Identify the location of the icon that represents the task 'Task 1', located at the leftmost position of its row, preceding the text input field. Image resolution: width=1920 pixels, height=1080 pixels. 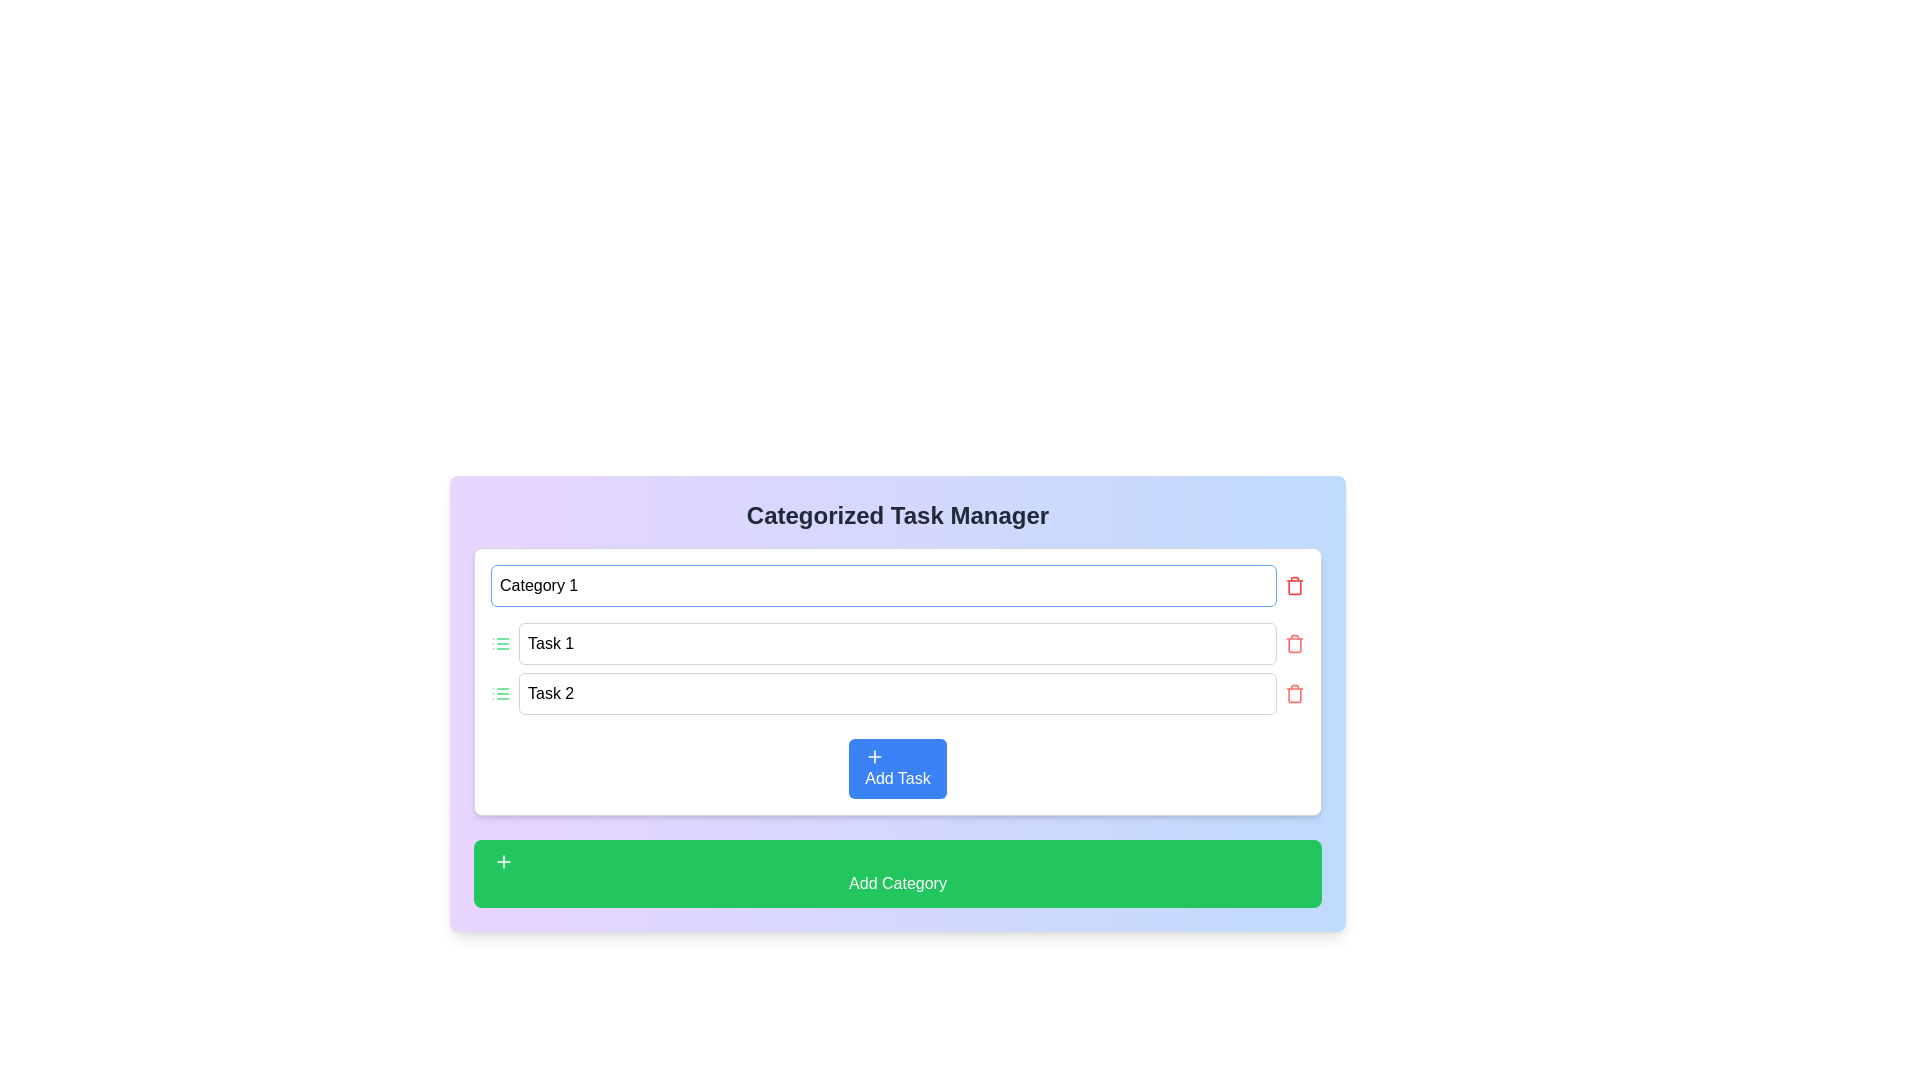
(500, 644).